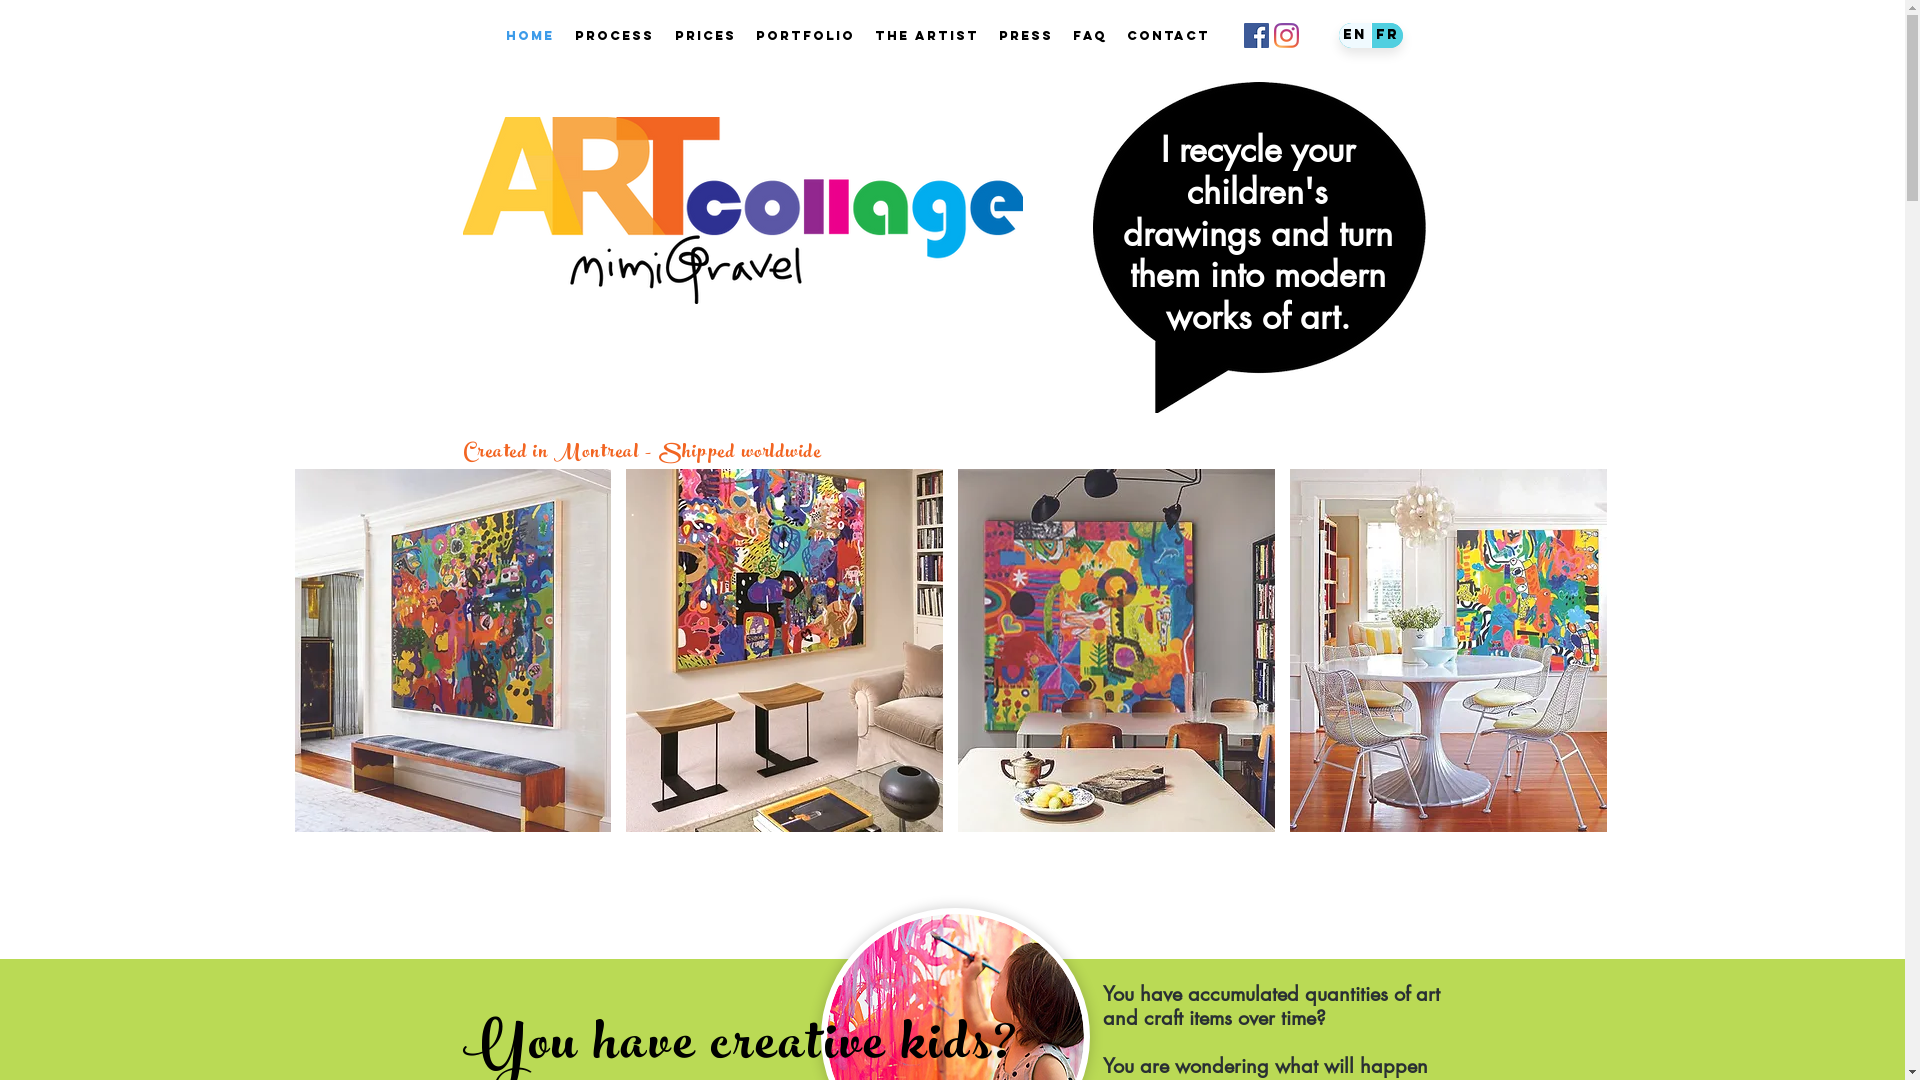  What do you see at coordinates (864, 35) in the screenshot?
I see `'The artist'` at bounding box center [864, 35].